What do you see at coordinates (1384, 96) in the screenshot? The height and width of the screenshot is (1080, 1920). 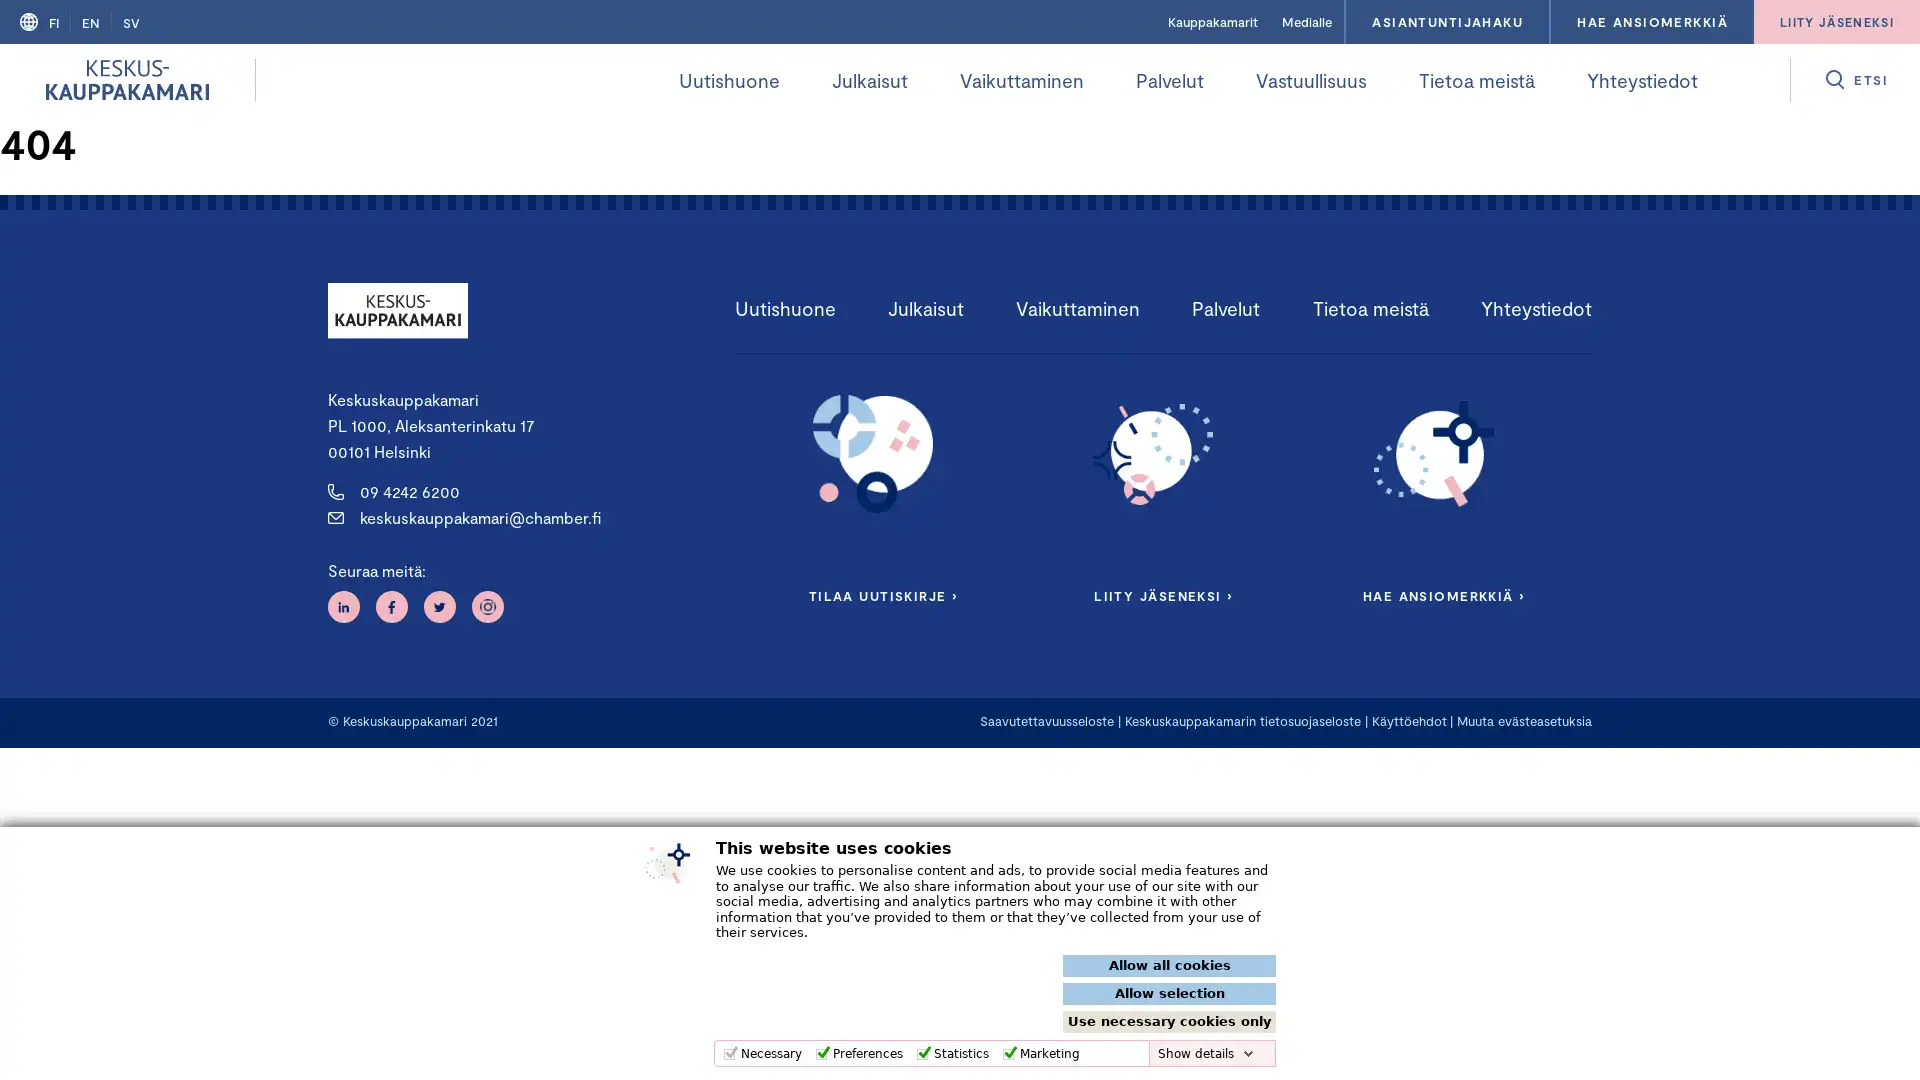 I see `Avaa alivalikko kohteelle Vastuullisuus` at bounding box center [1384, 96].